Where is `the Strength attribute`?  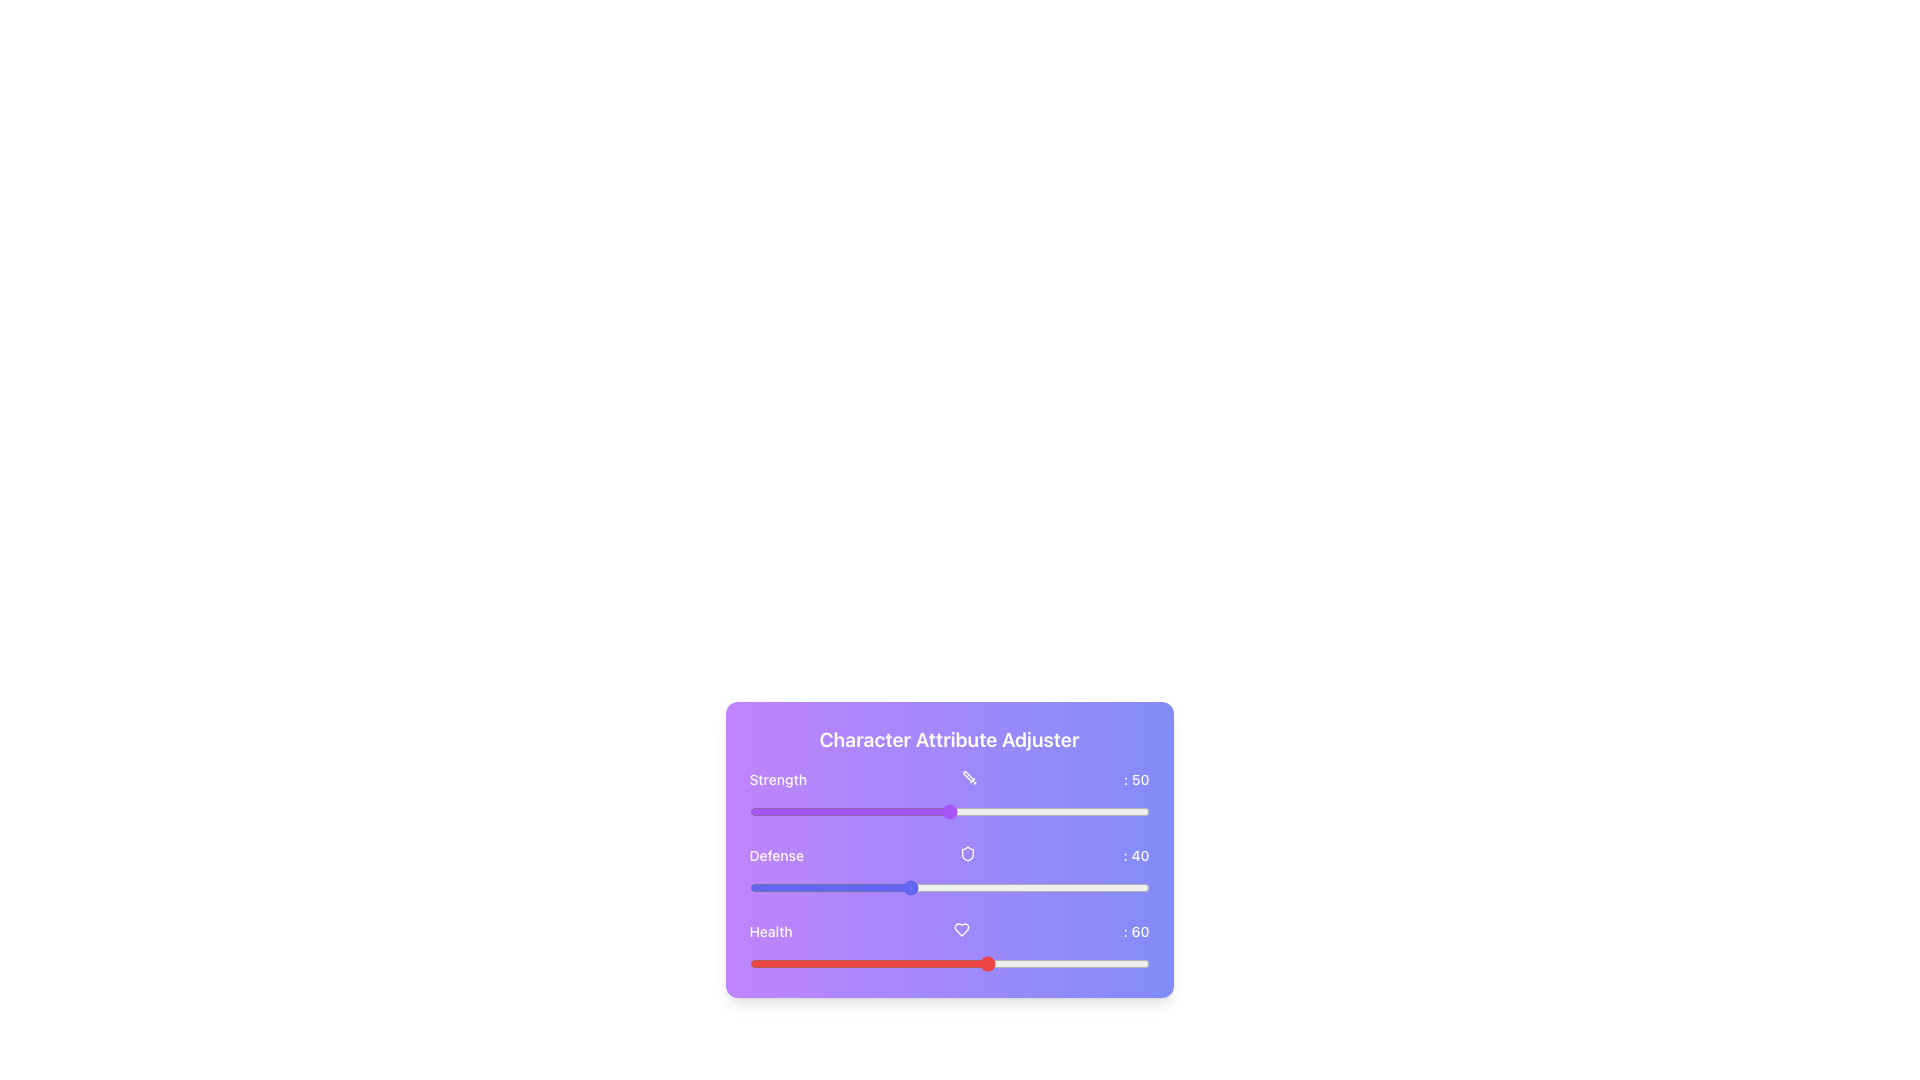
the Strength attribute is located at coordinates (1125, 812).